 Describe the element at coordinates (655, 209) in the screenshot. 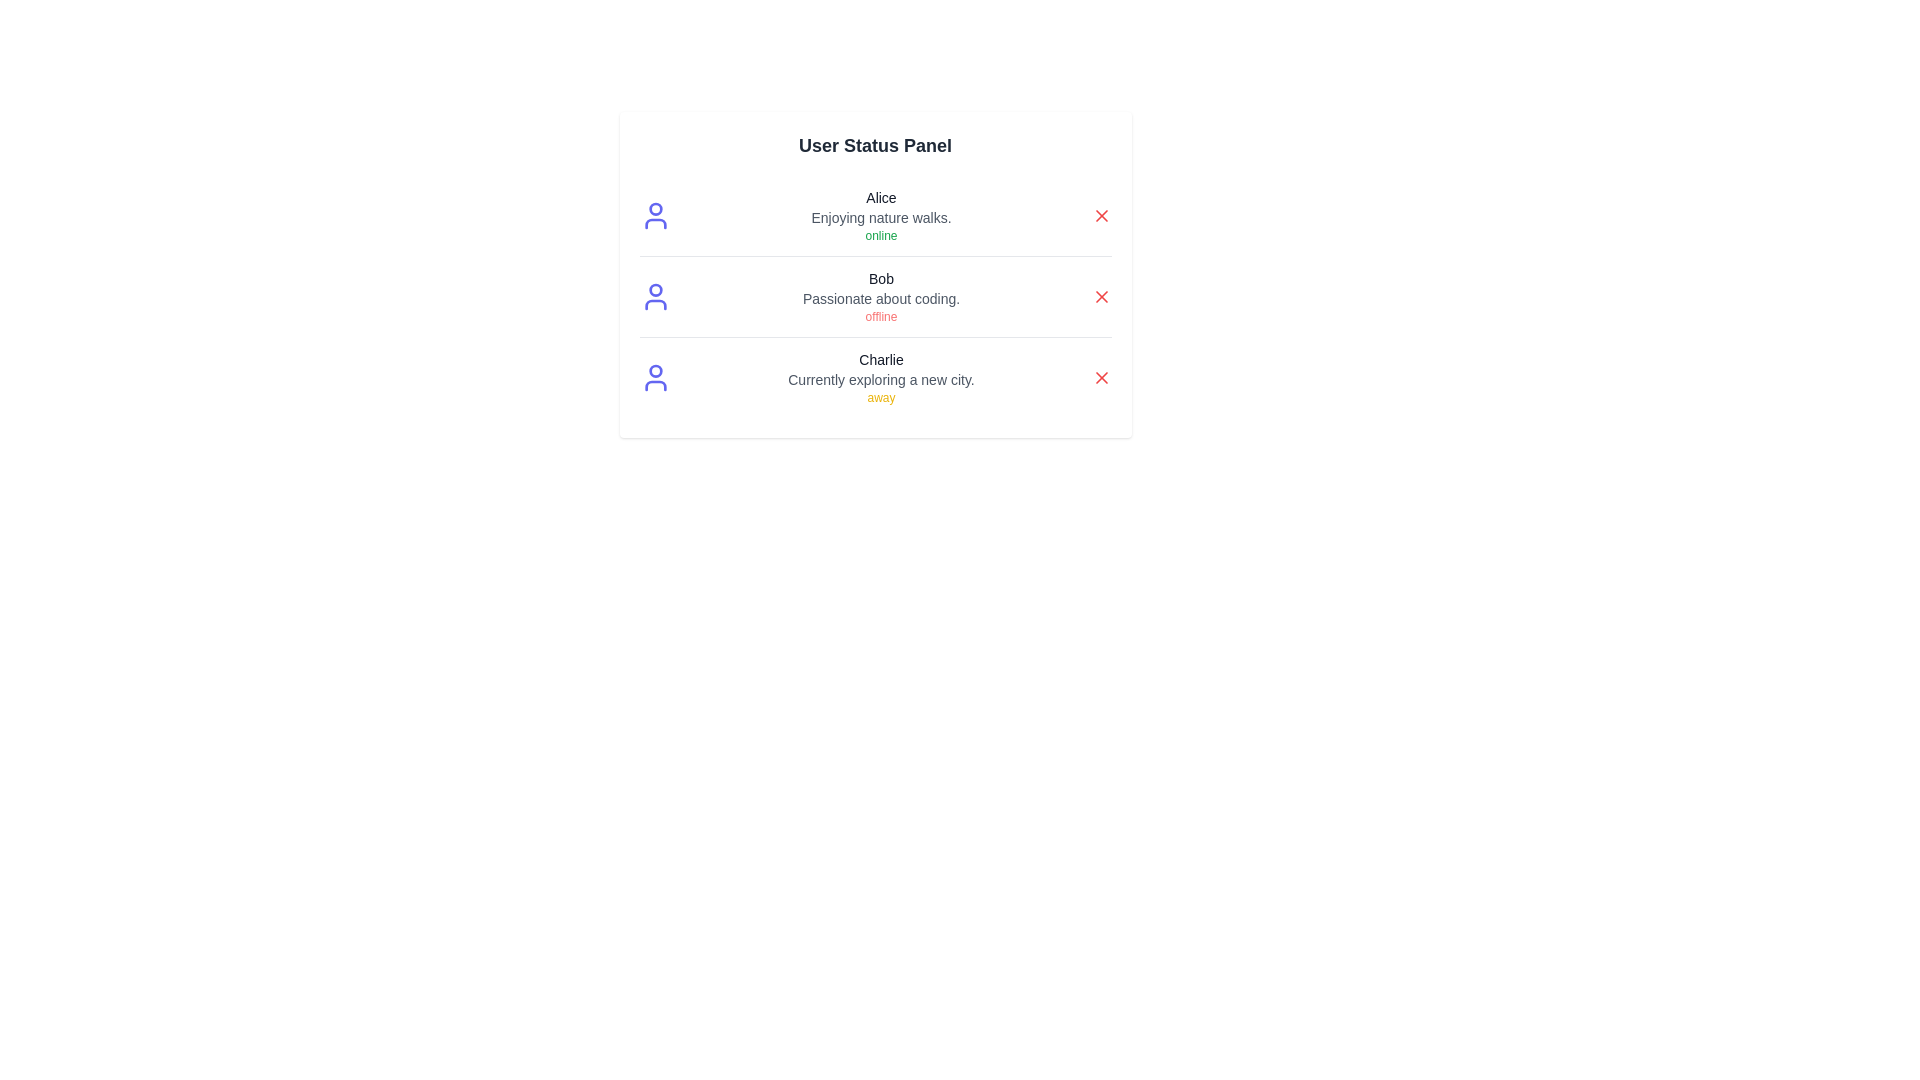

I see `the circular graphical icon representing the user 'Alice' located in the upper portion of the user icon within the 'User Status Panel'` at that location.